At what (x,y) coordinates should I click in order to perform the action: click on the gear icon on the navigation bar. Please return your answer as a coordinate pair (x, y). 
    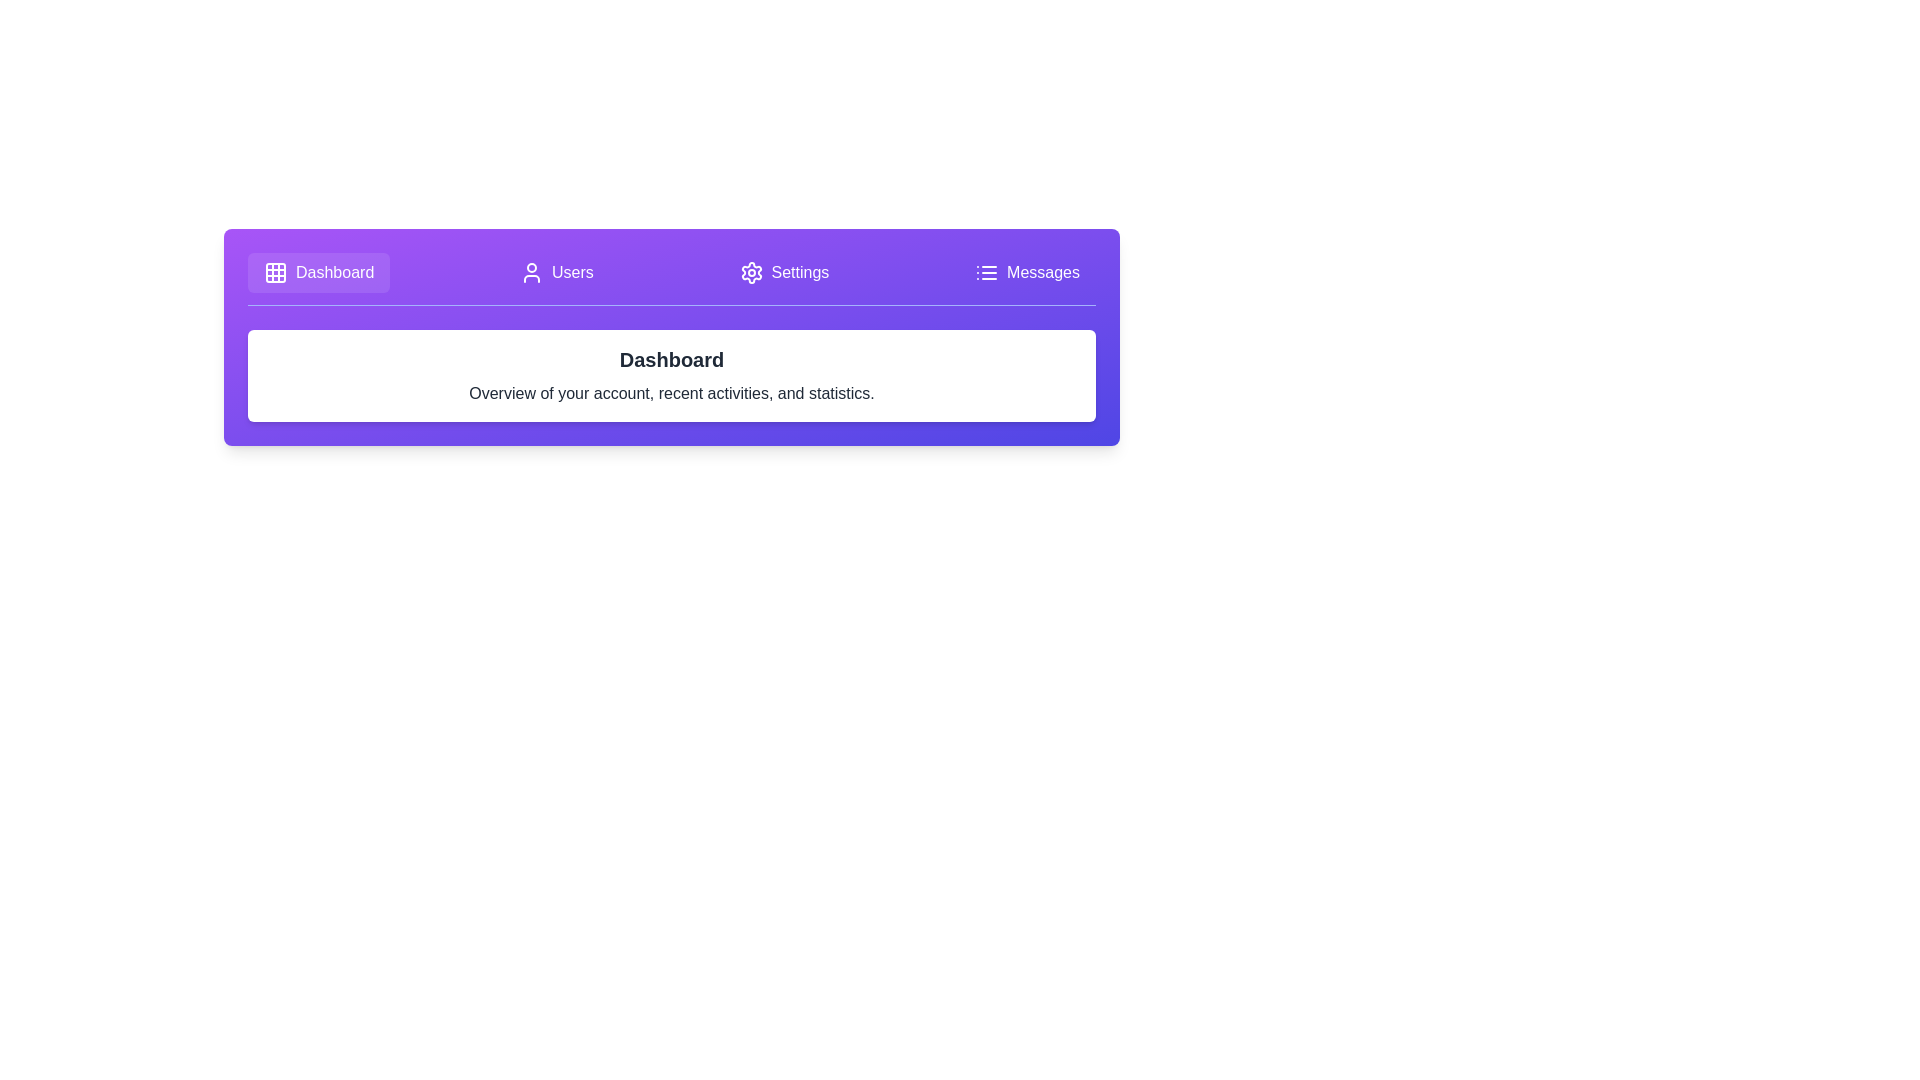
    Looking at the image, I should click on (750, 273).